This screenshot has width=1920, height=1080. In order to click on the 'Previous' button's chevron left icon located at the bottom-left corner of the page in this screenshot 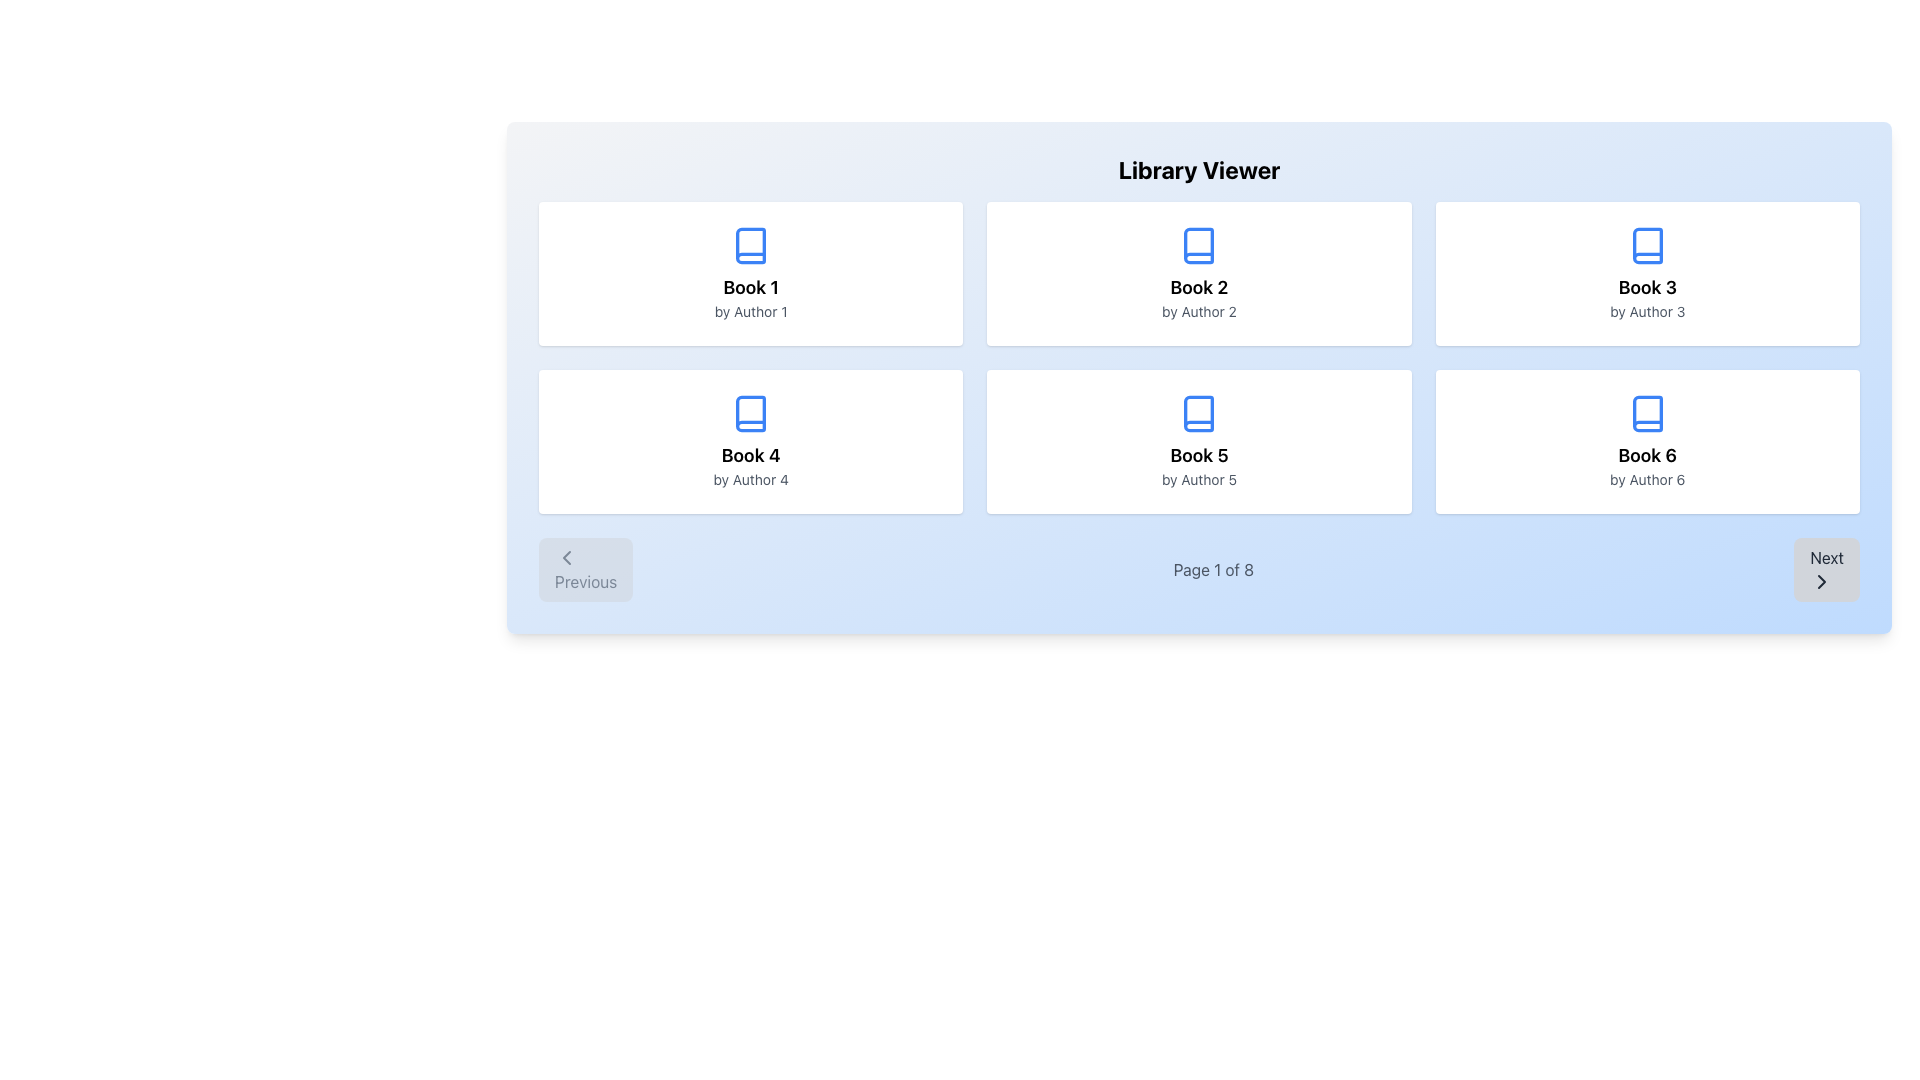, I will do `click(565, 558)`.